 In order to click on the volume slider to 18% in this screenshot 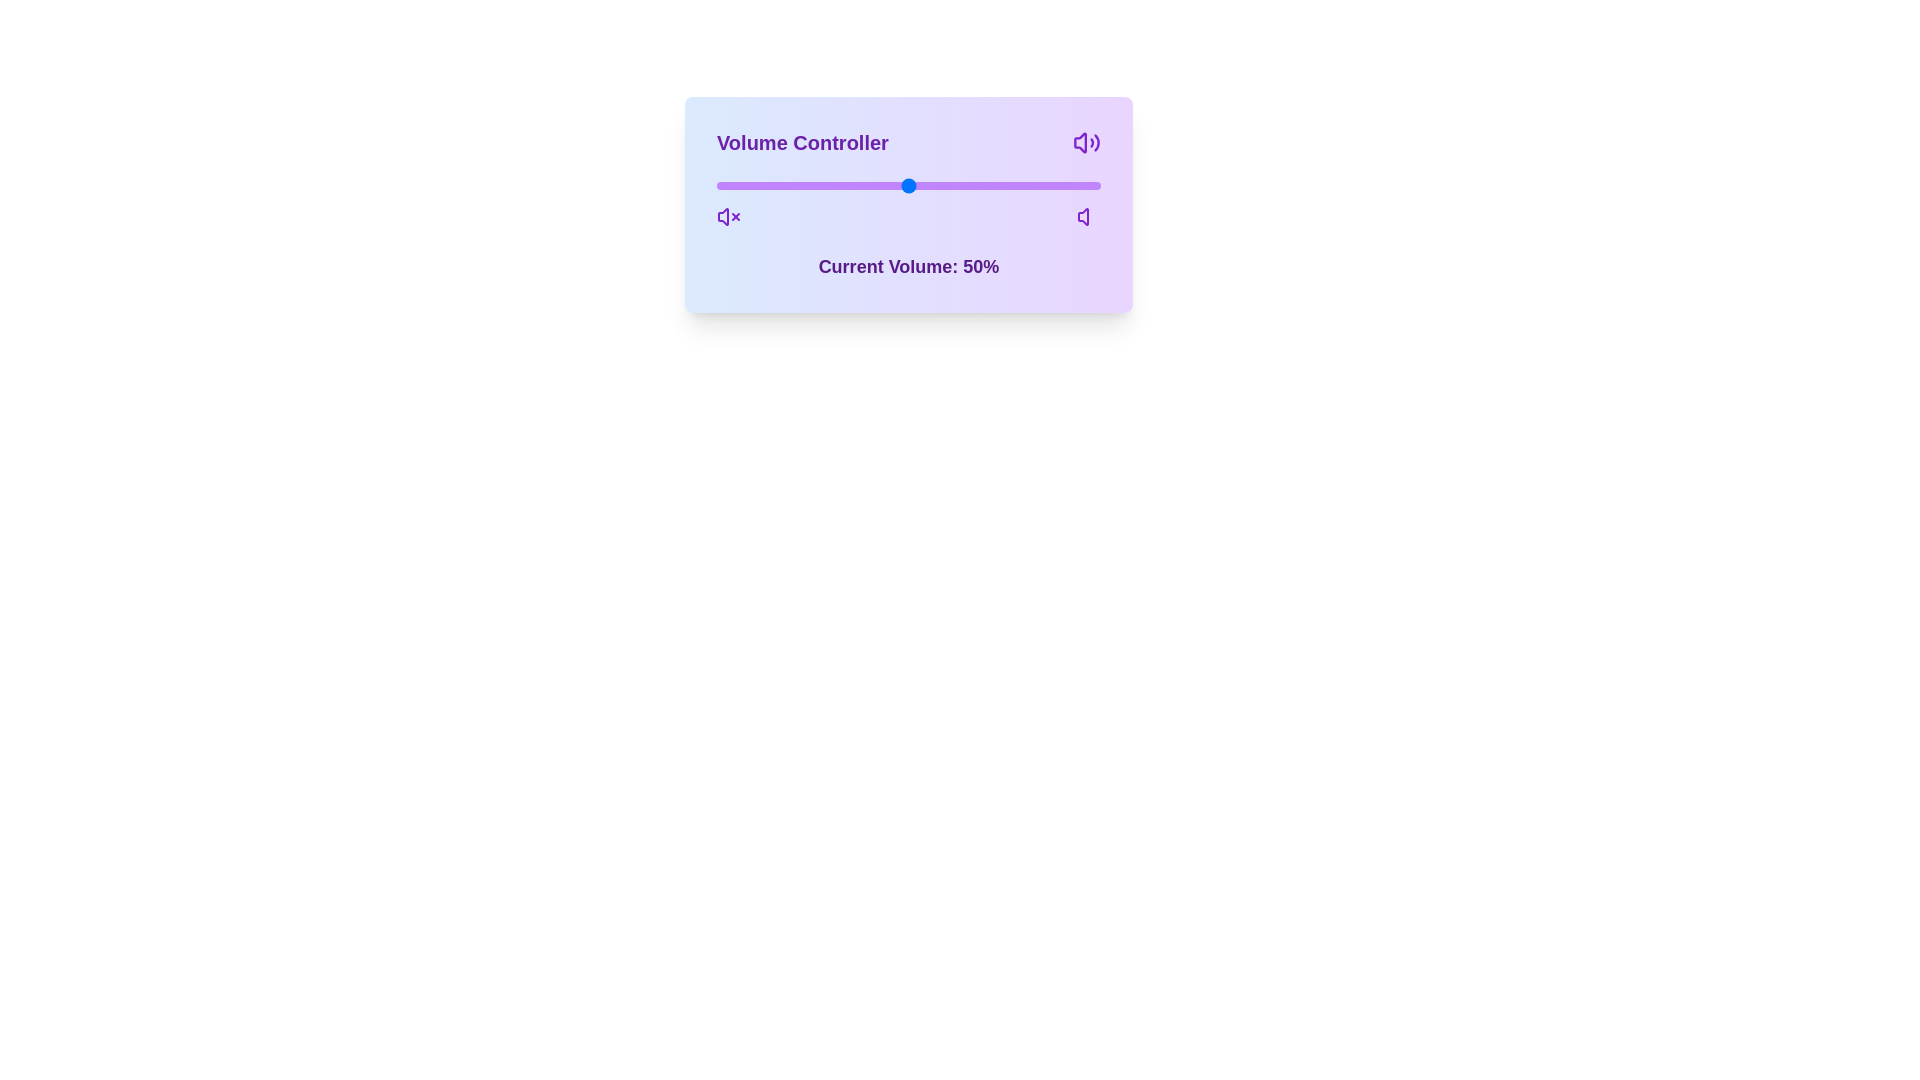, I will do `click(785, 185)`.